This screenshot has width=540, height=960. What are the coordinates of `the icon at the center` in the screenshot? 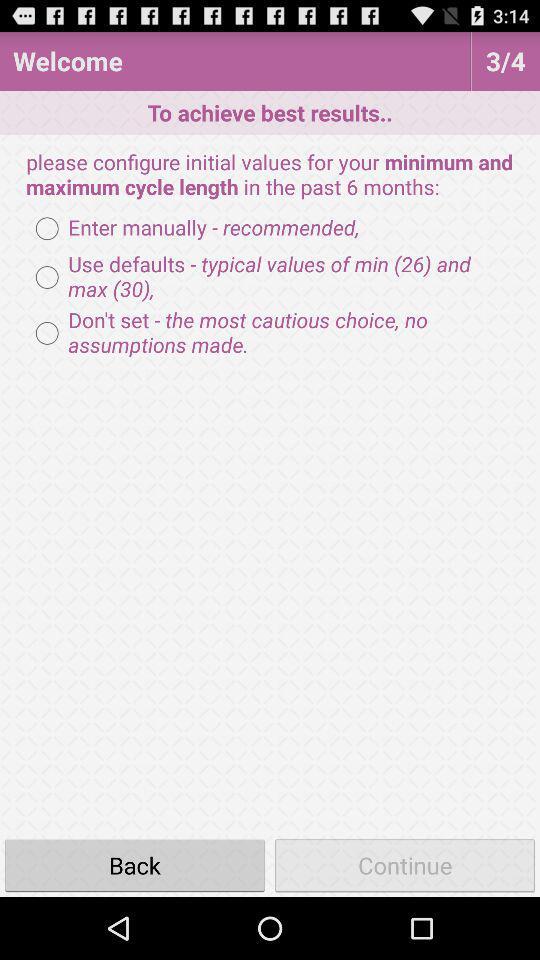 It's located at (270, 333).